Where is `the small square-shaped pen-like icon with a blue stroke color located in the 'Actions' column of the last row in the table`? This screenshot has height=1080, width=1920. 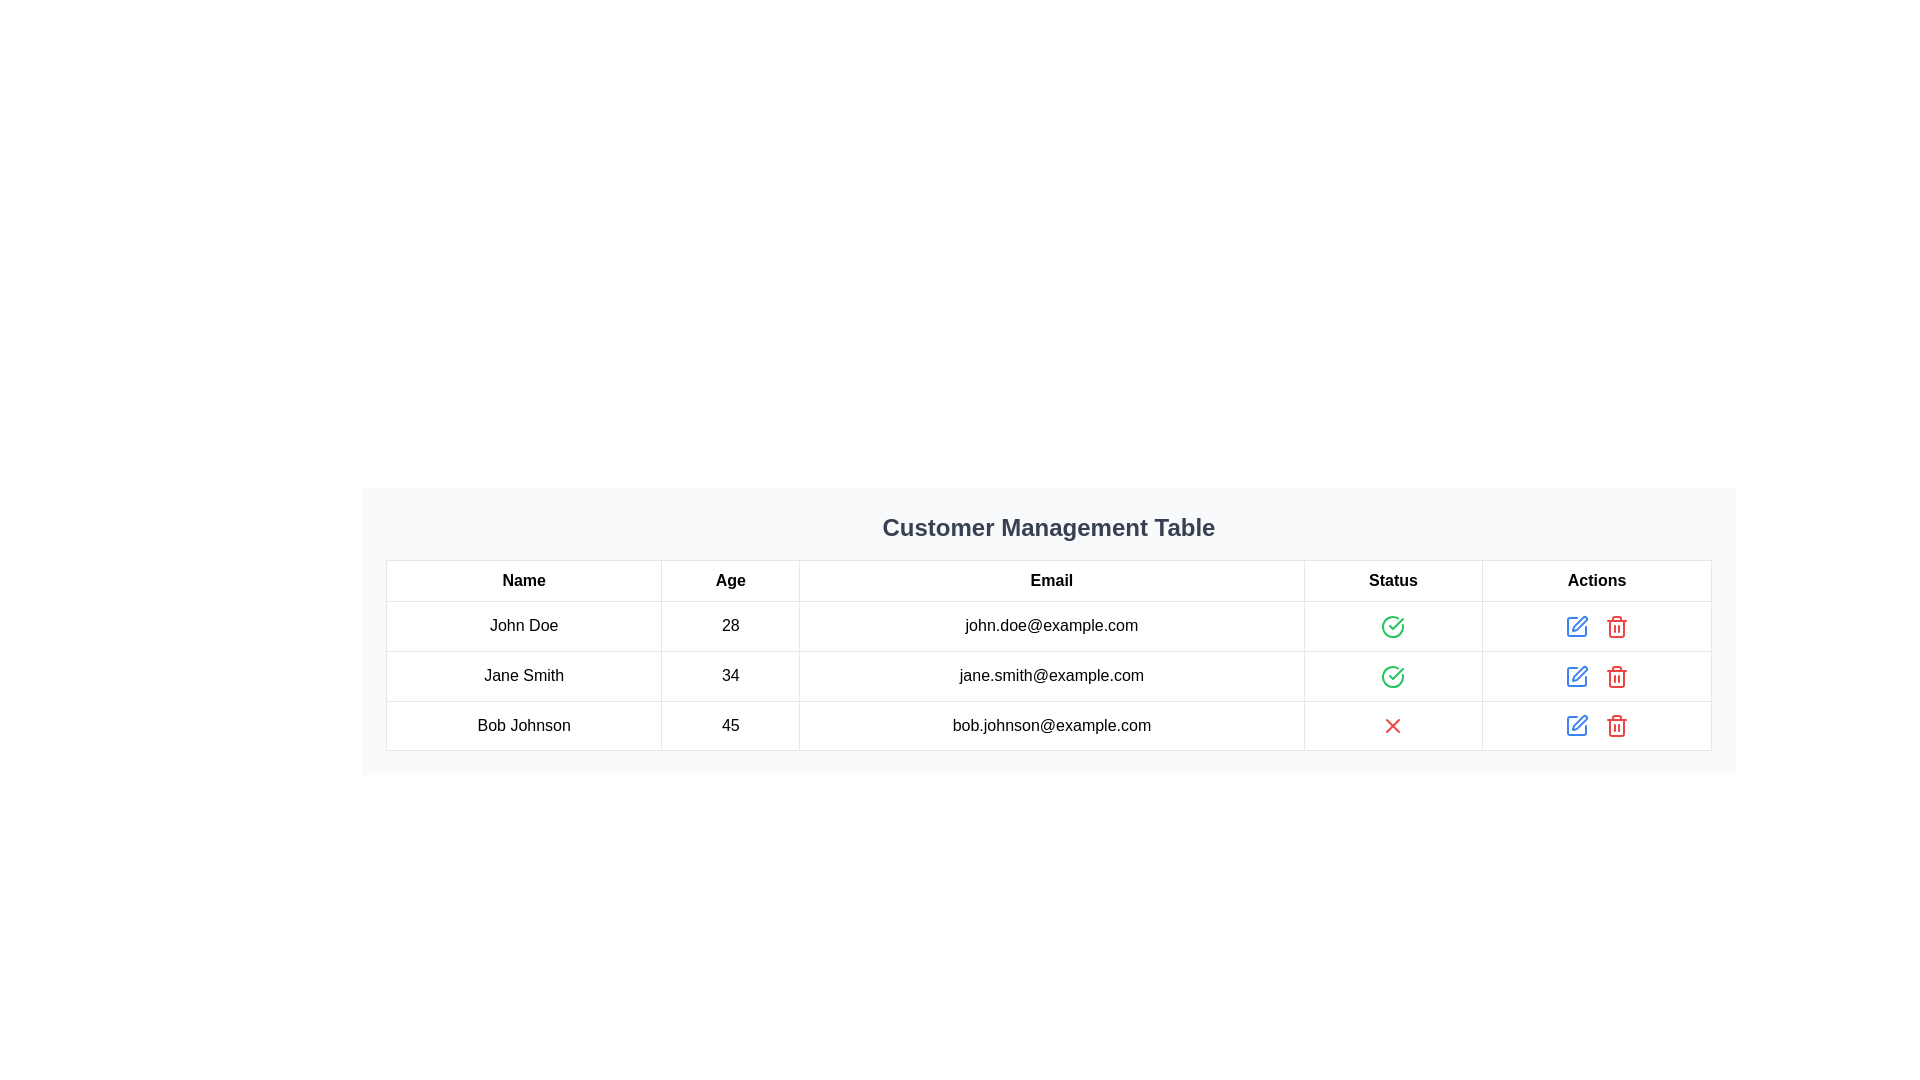
the small square-shaped pen-like icon with a blue stroke color located in the 'Actions' column of the last row in the table is located at coordinates (1576, 726).